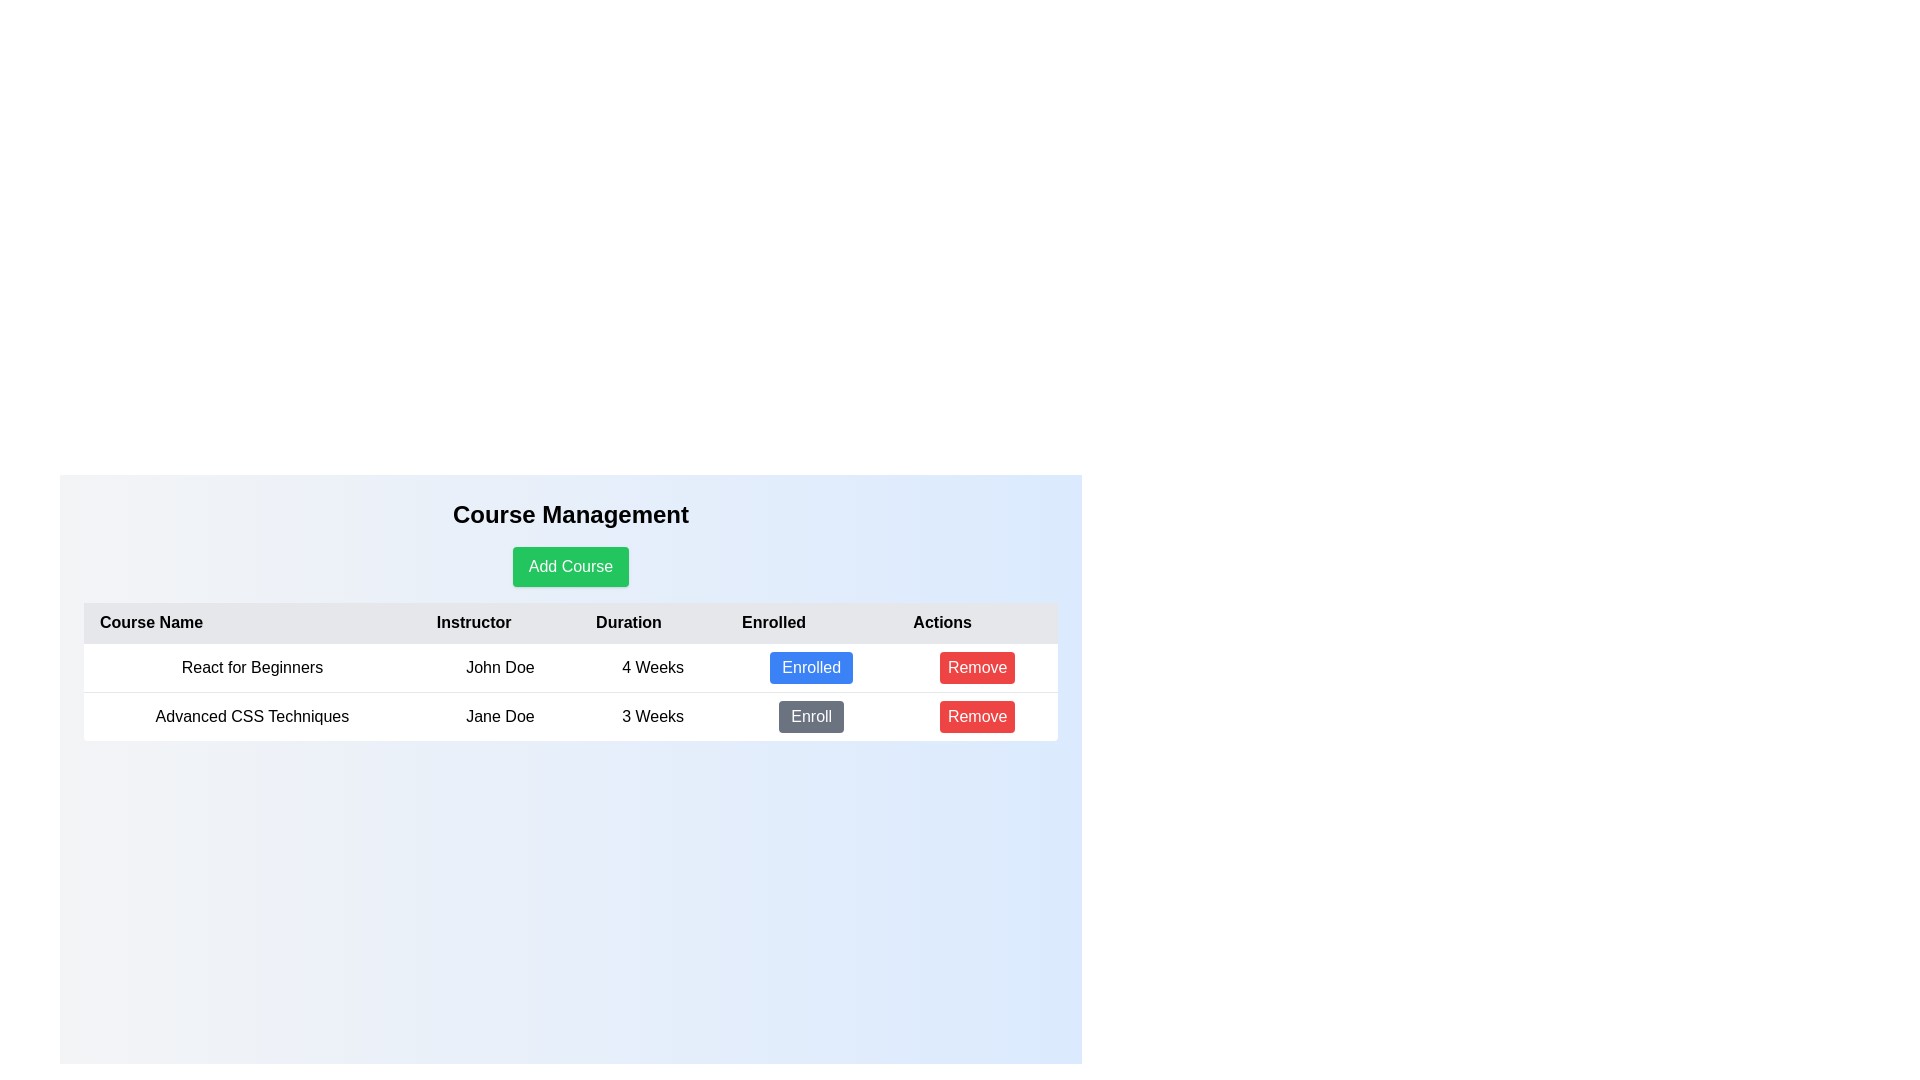 The image size is (1920, 1080). What do you see at coordinates (811, 716) in the screenshot?
I see `the button in the 'Enrolled' column for the course 'Advanced CSS Techniques' instructed by Jane Doe` at bounding box center [811, 716].